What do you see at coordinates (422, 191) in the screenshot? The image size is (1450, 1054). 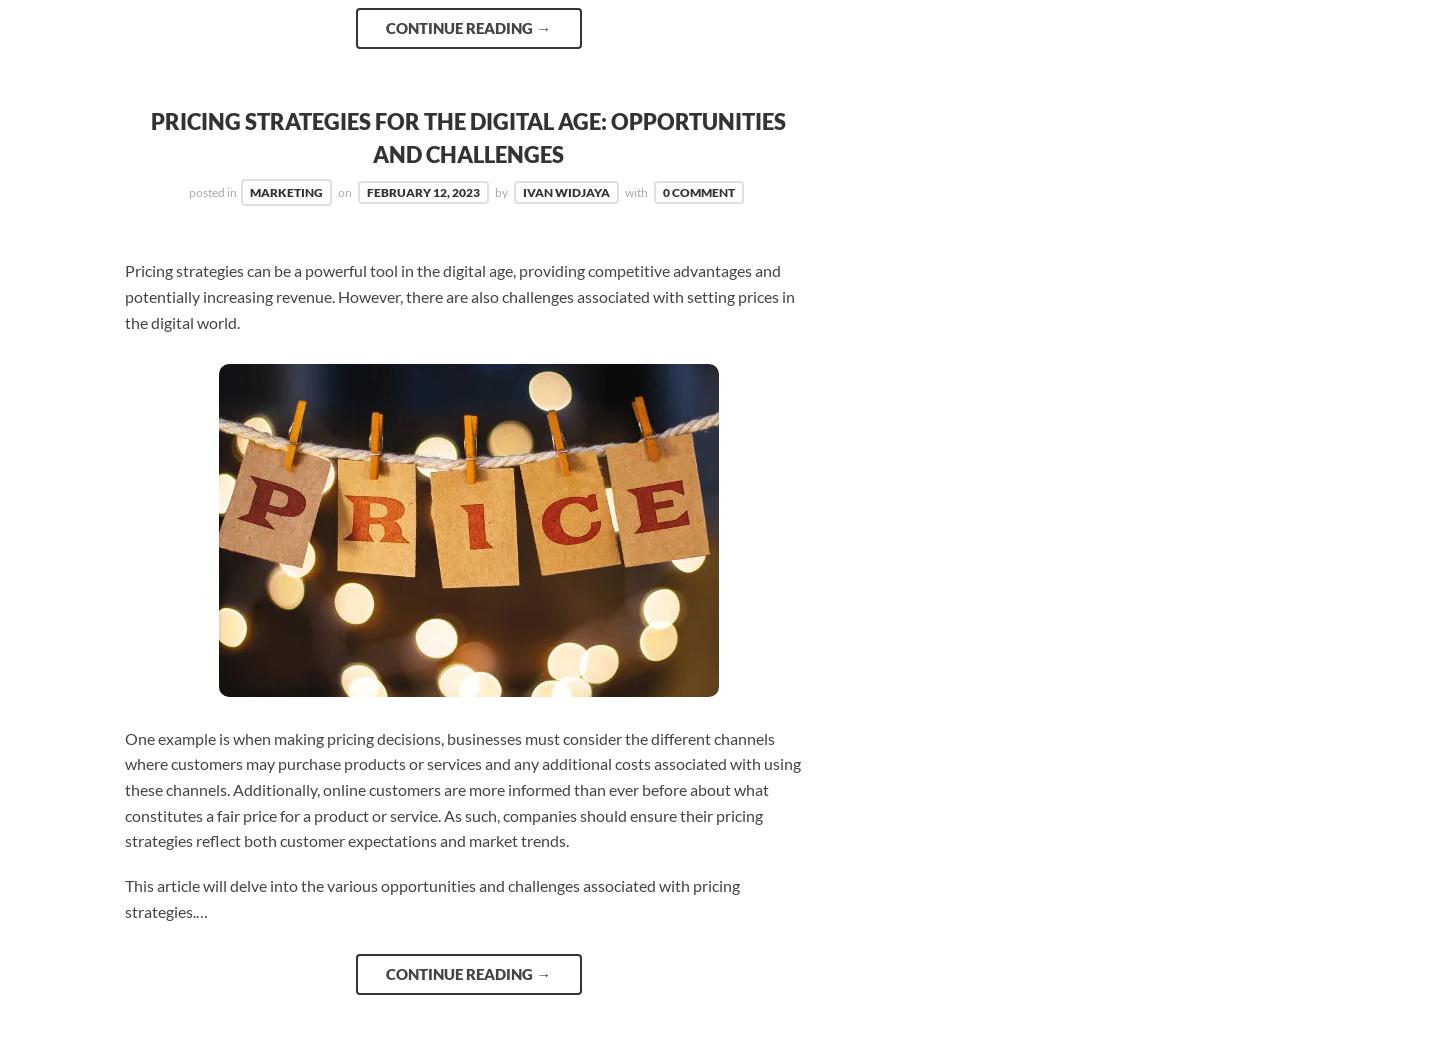 I see `'February 12, 2023'` at bounding box center [422, 191].